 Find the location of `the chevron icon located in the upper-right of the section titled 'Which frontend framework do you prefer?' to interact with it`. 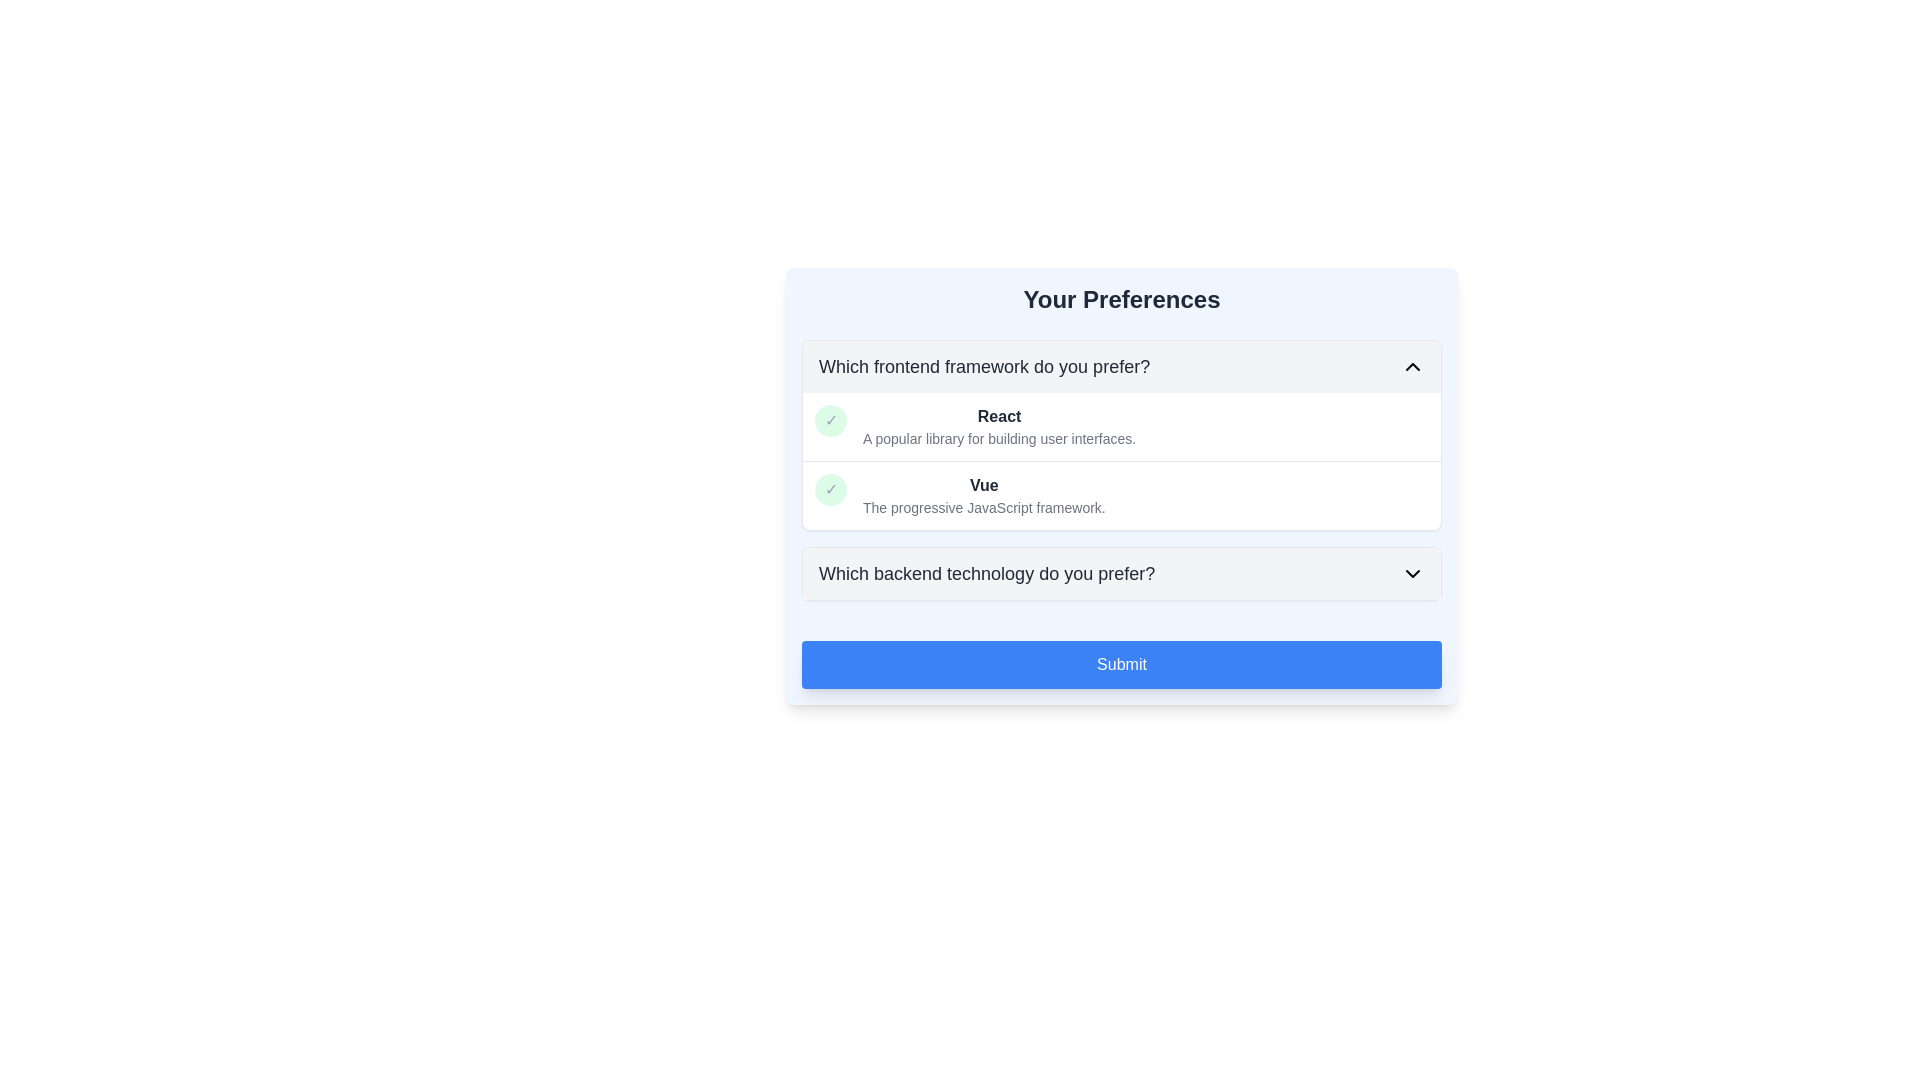

the chevron icon located in the upper-right of the section titled 'Which frontend framework do you prefer?' to interact with it is located at coordinates (1411, 366).